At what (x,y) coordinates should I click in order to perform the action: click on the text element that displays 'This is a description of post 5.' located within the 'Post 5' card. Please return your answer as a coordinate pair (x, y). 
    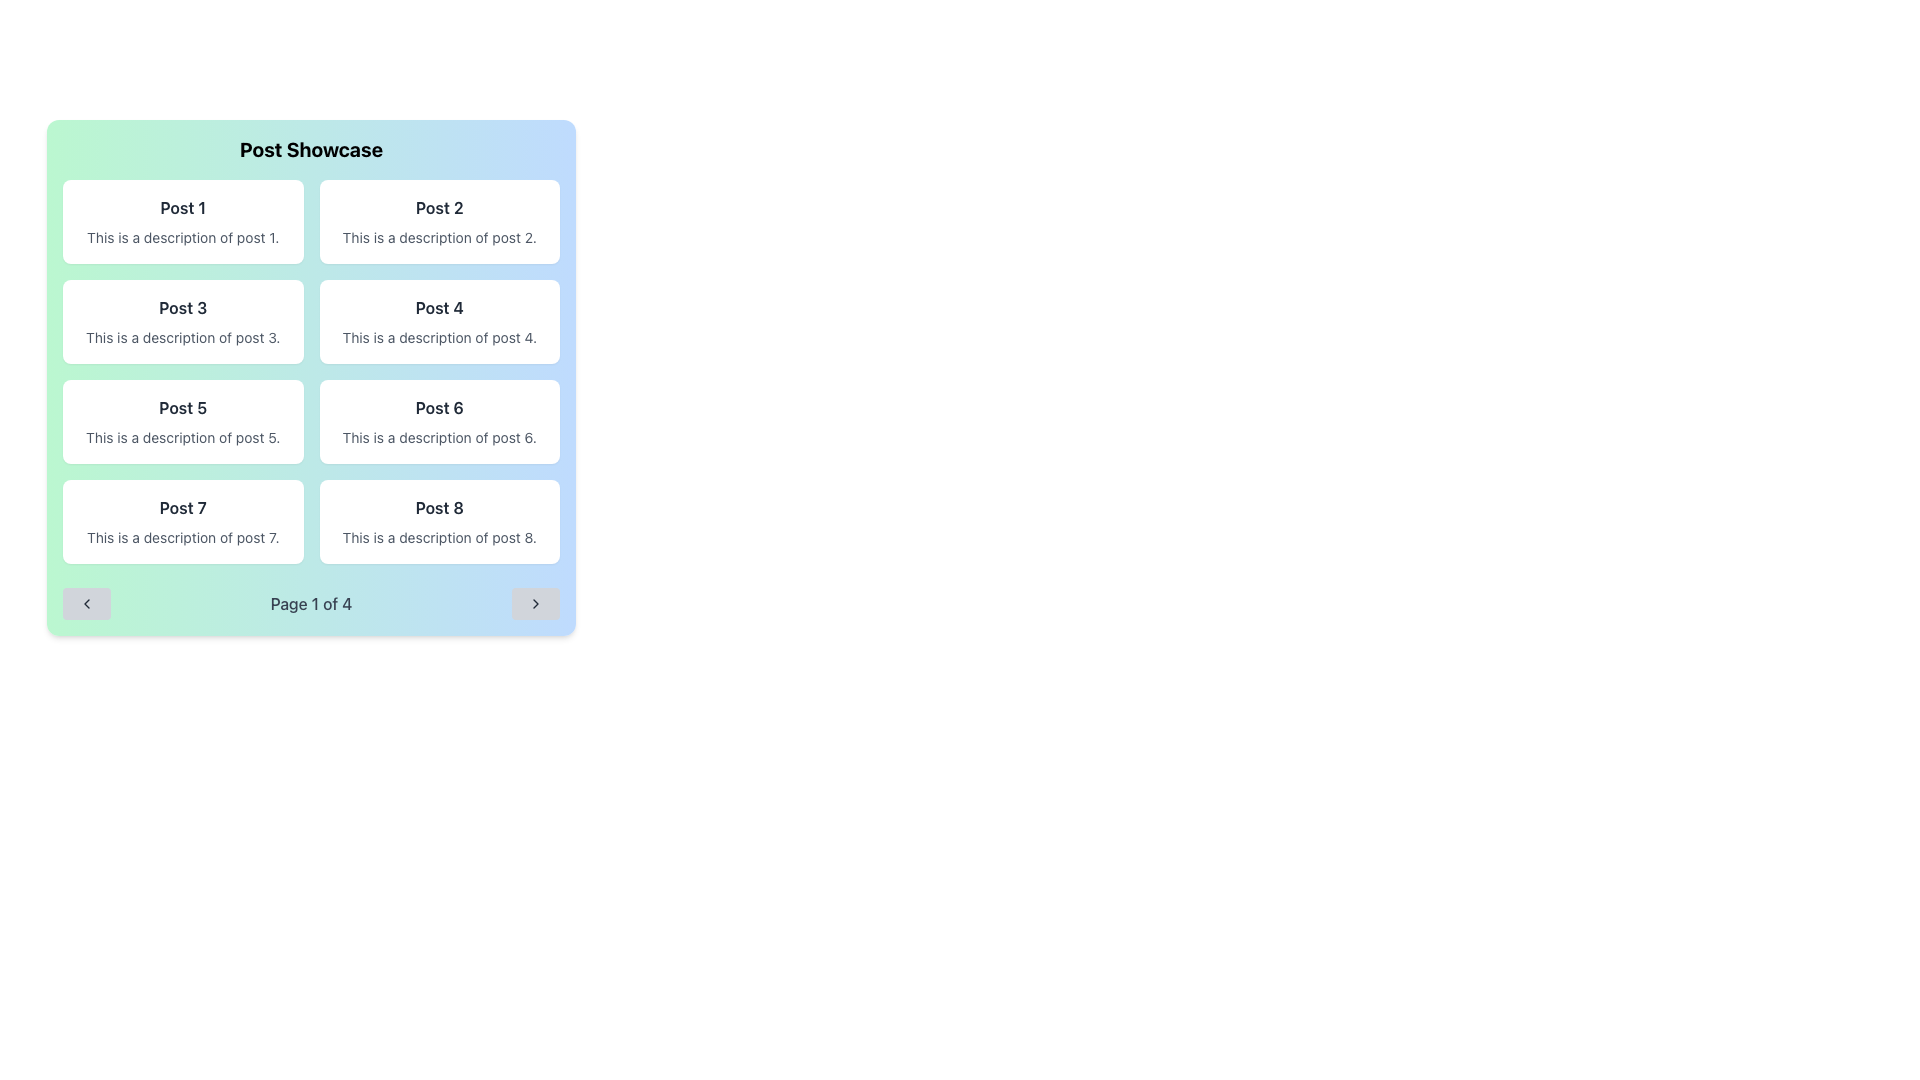
    Looking at the image, I should click on (183, 437).